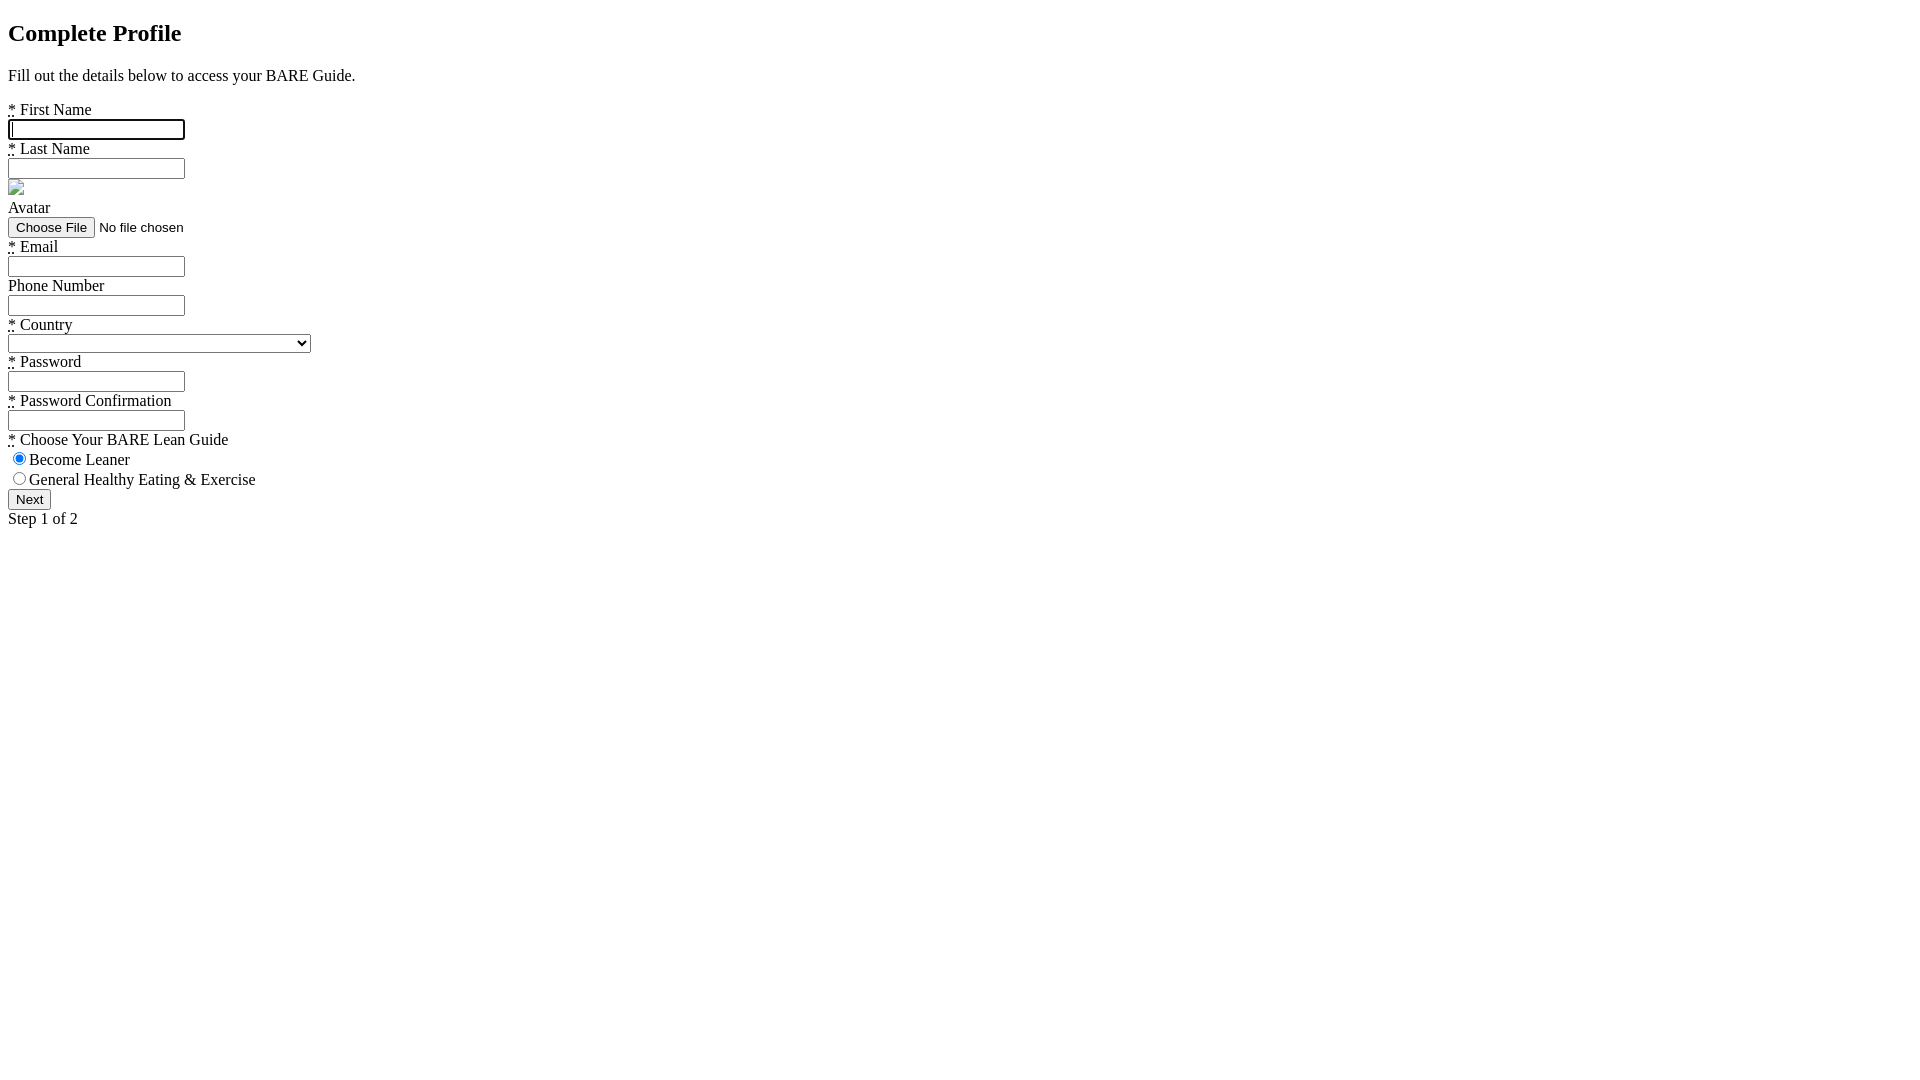 The image size is (1920, 1080). I want to click on 'Next', so click(29, 498).